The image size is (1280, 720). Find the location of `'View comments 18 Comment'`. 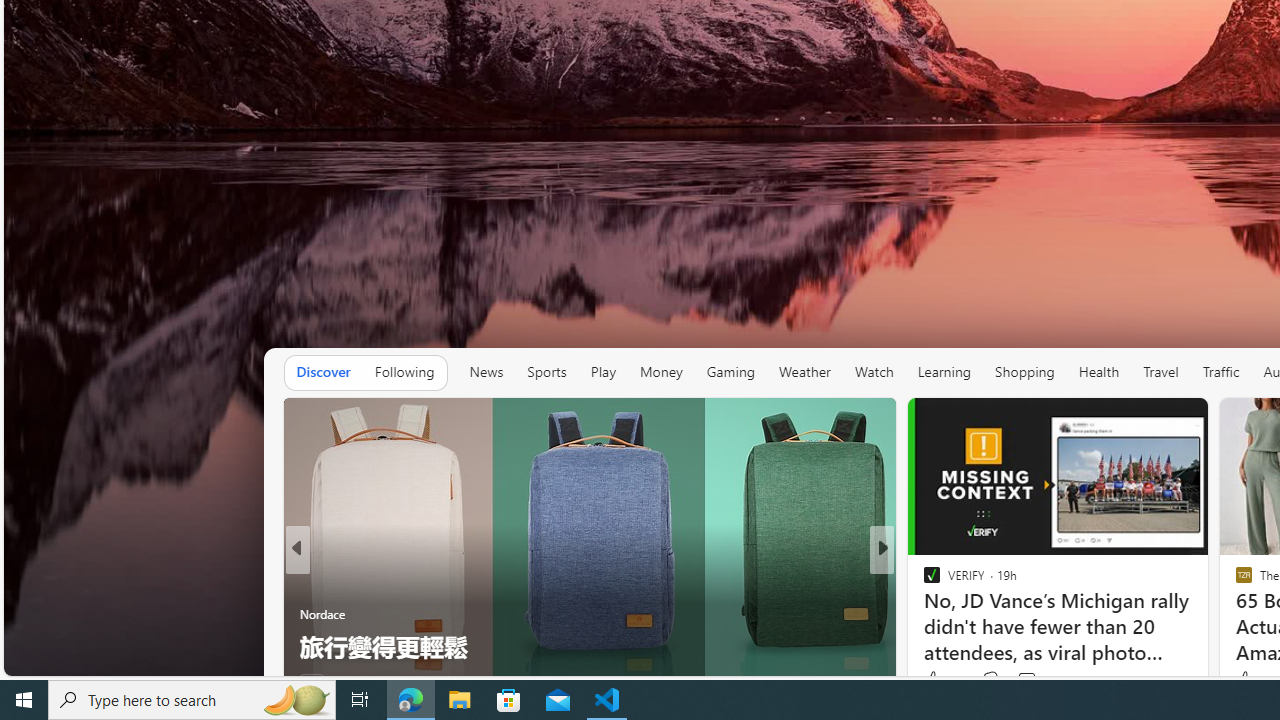

'View comments 18 Comment' is located at coordinates (1020, 680).